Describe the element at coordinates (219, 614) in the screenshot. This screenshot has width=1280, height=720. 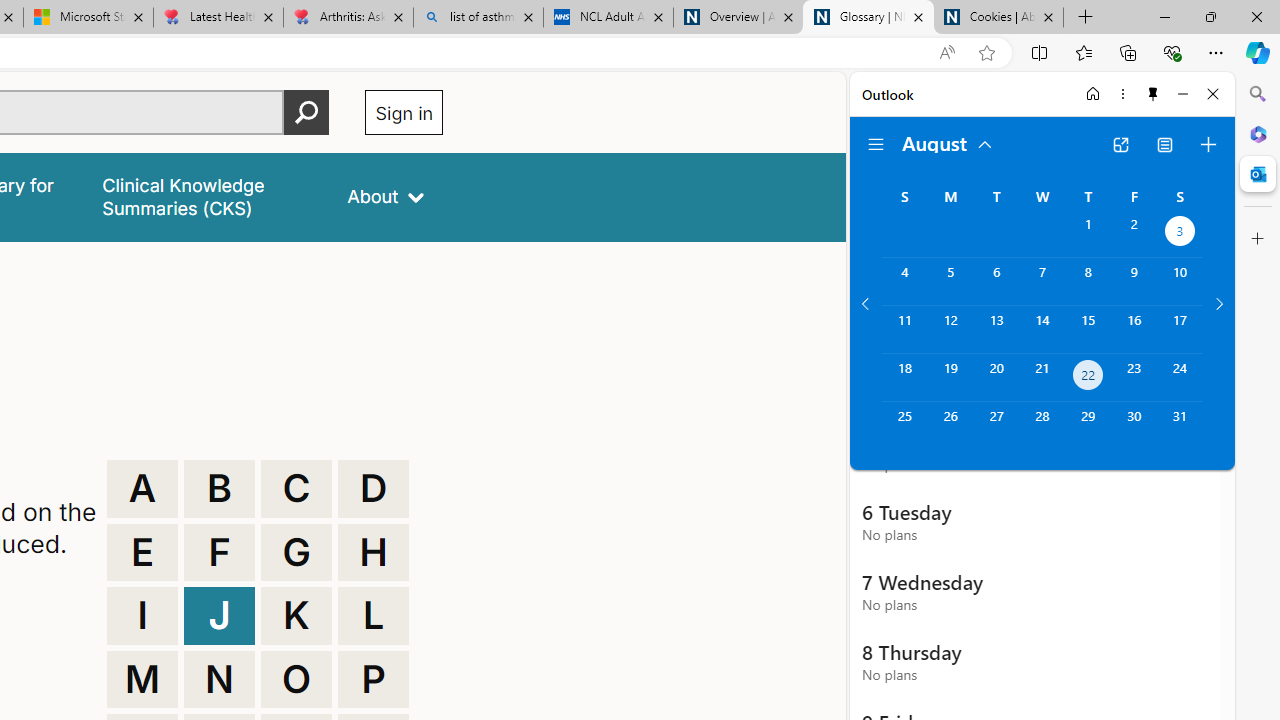
I see `'J'` at that location.